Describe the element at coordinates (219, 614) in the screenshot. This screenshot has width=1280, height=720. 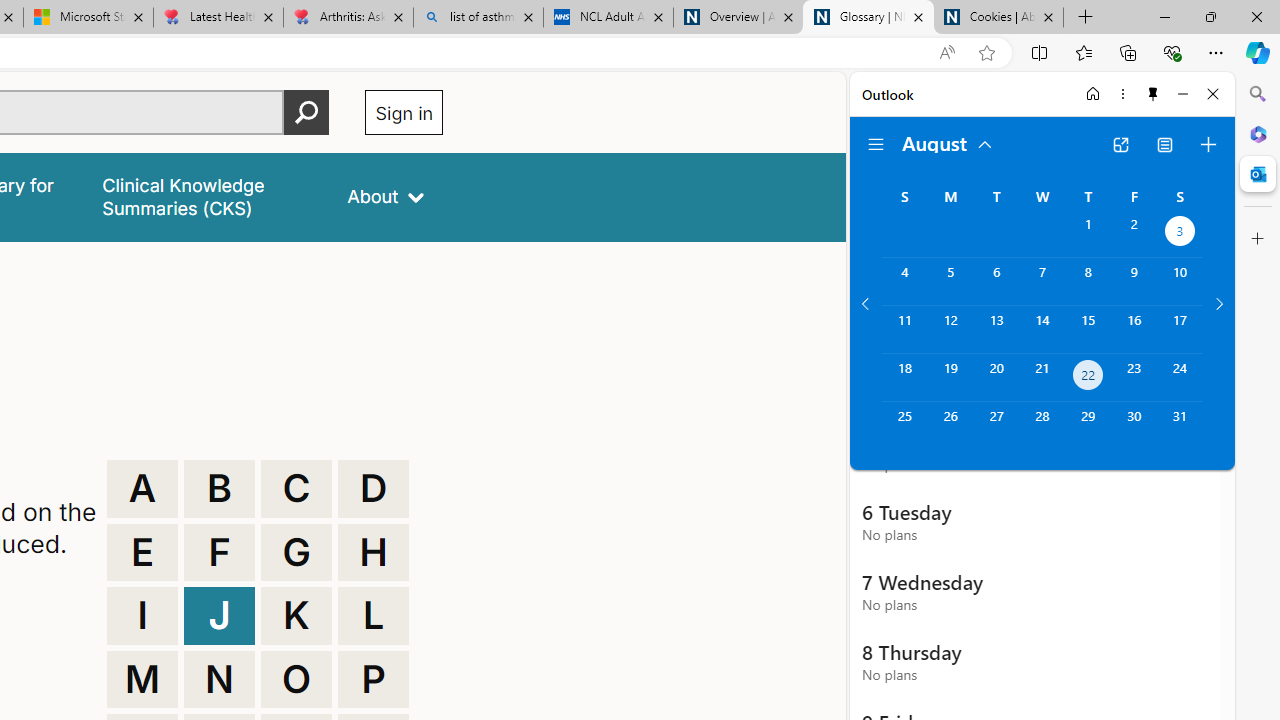
I see `'J'` at that location.